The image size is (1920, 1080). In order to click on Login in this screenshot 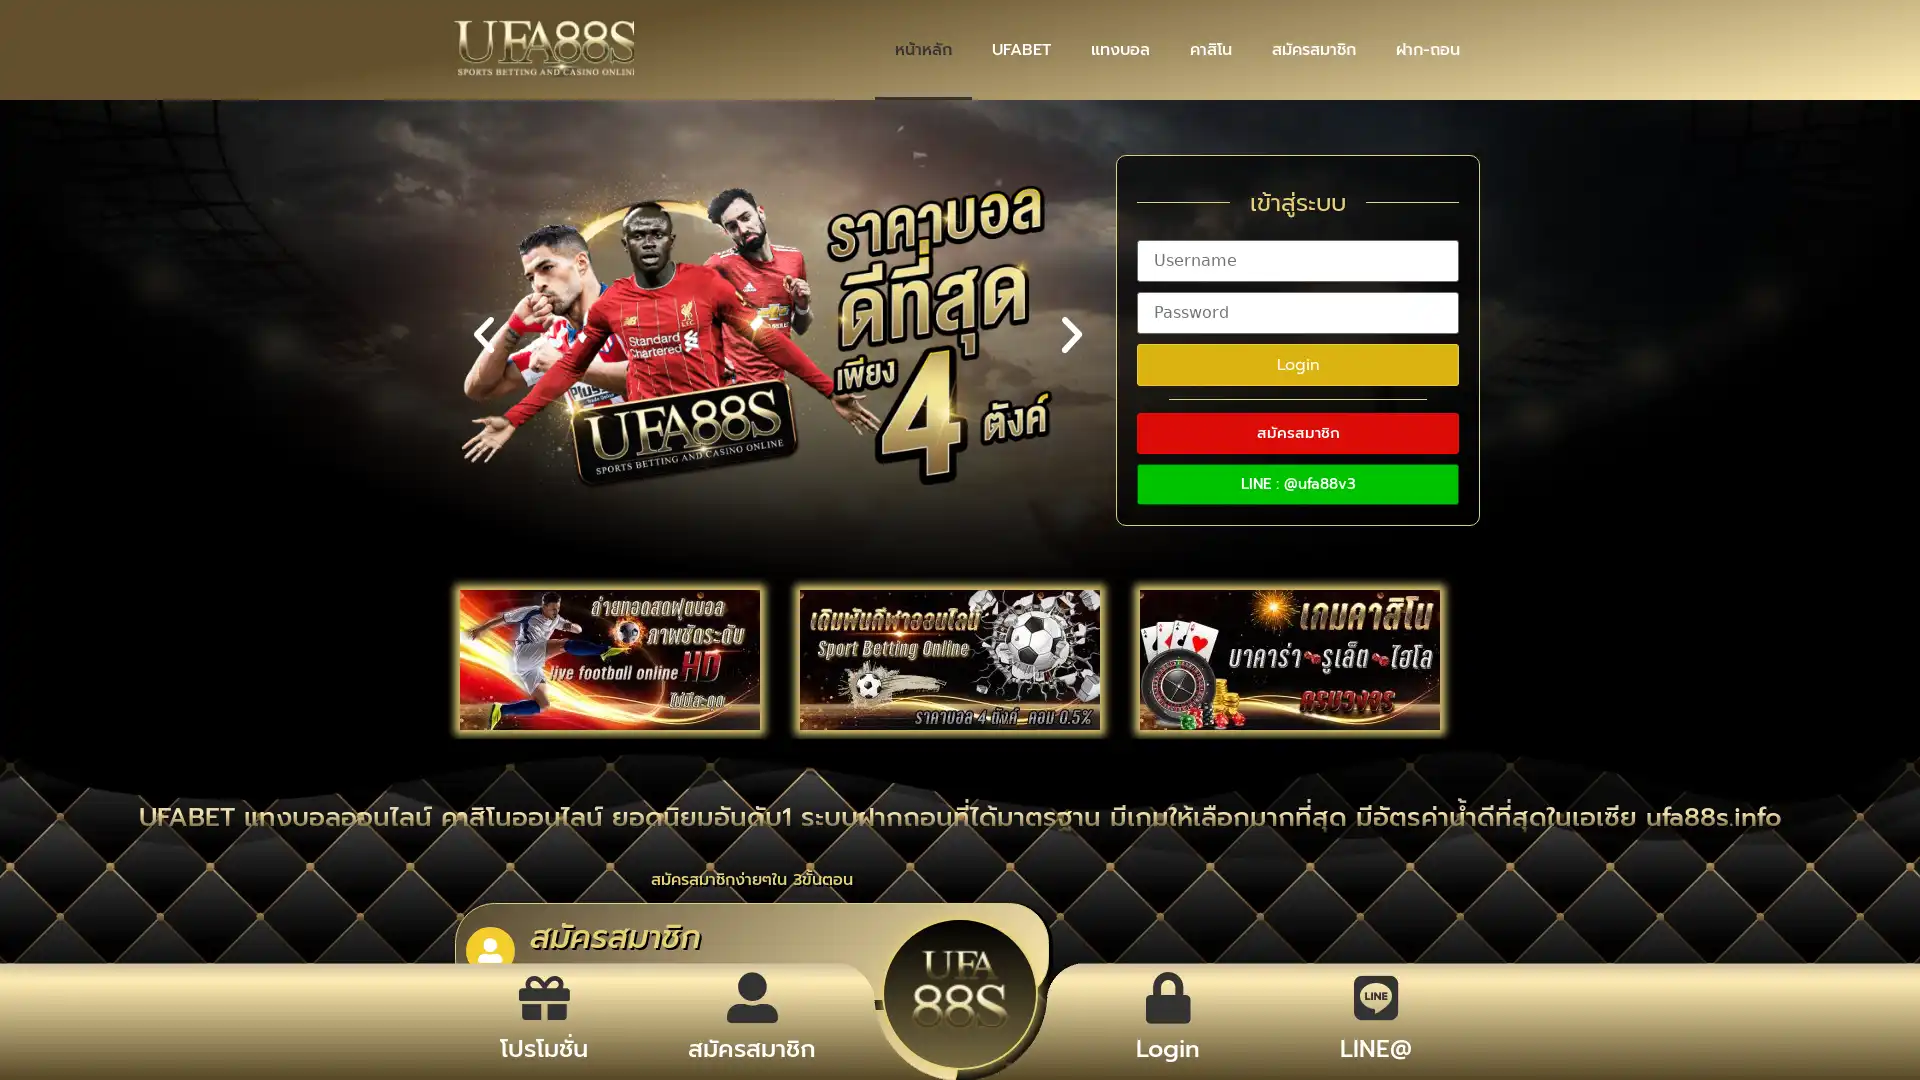, I will do `click(1297, 363)`.